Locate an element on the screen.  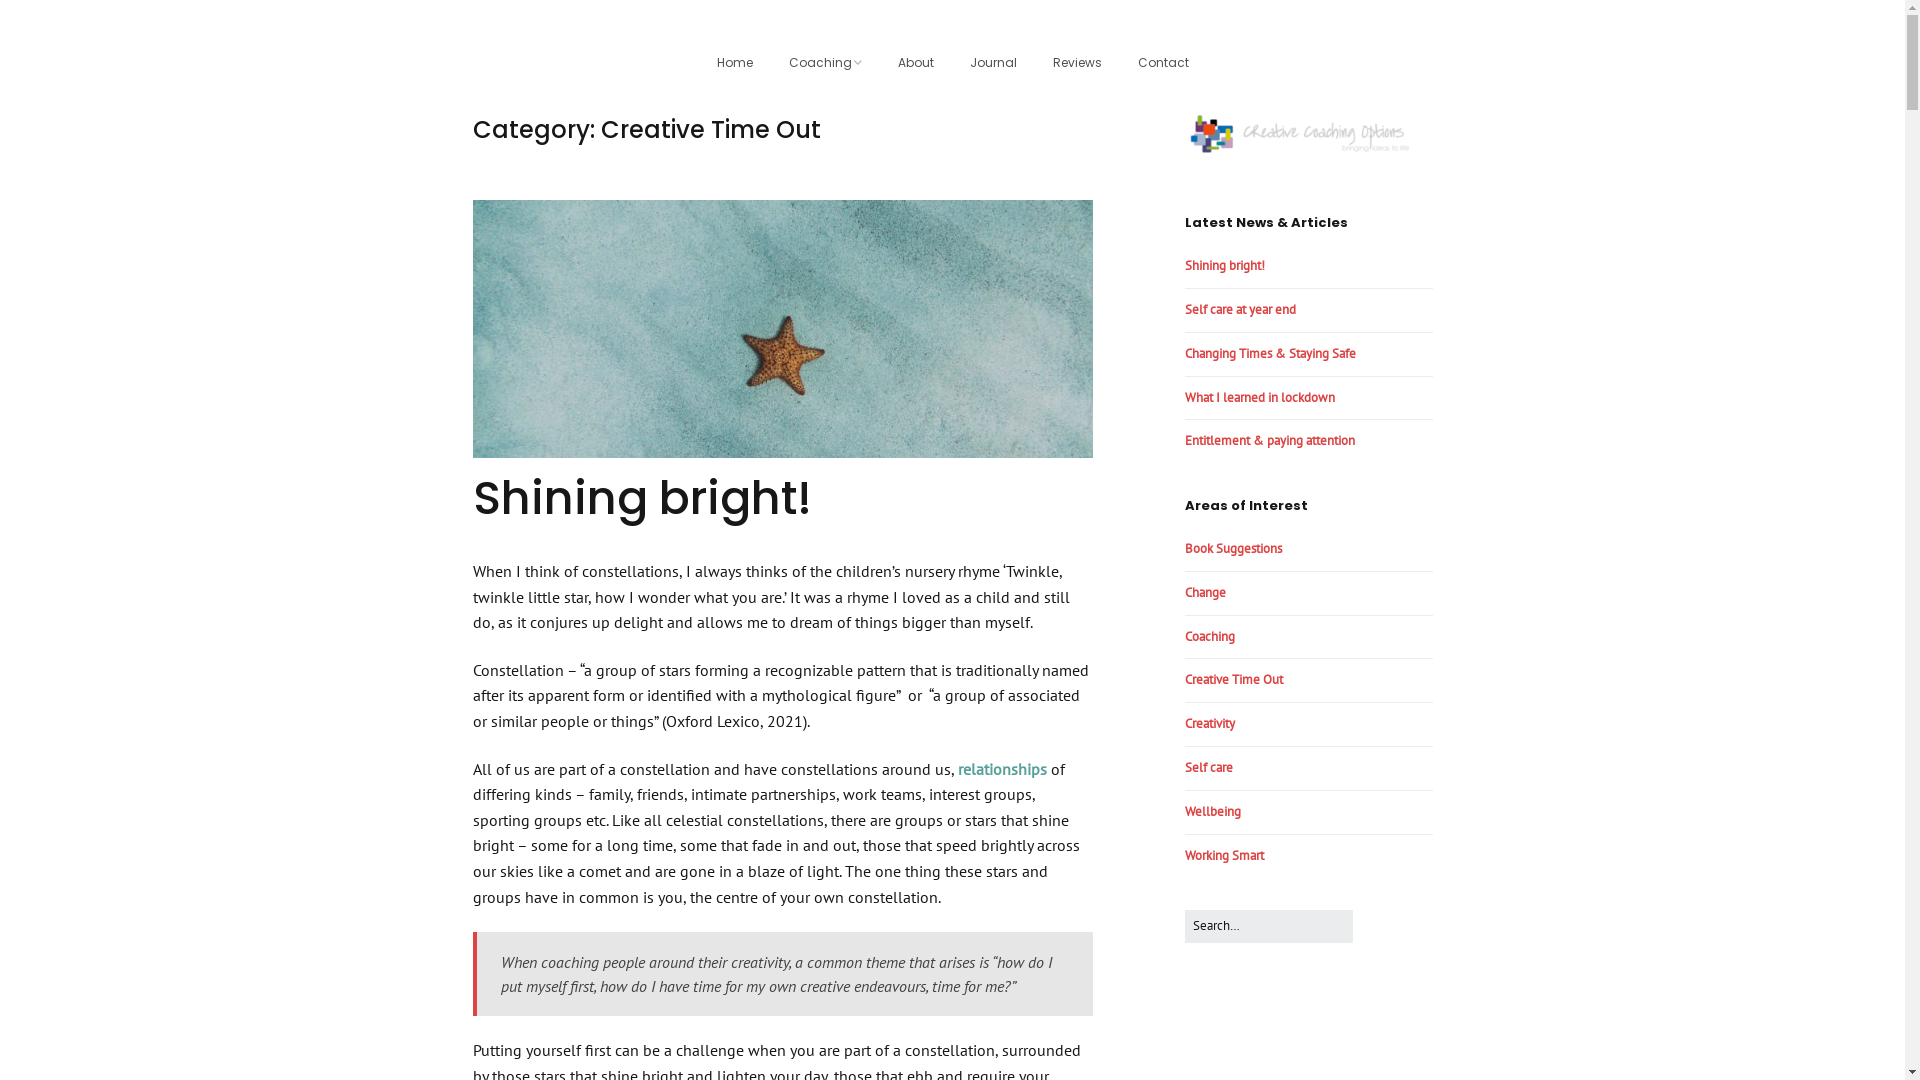
'Change' is located at coordinates (1203, 591).